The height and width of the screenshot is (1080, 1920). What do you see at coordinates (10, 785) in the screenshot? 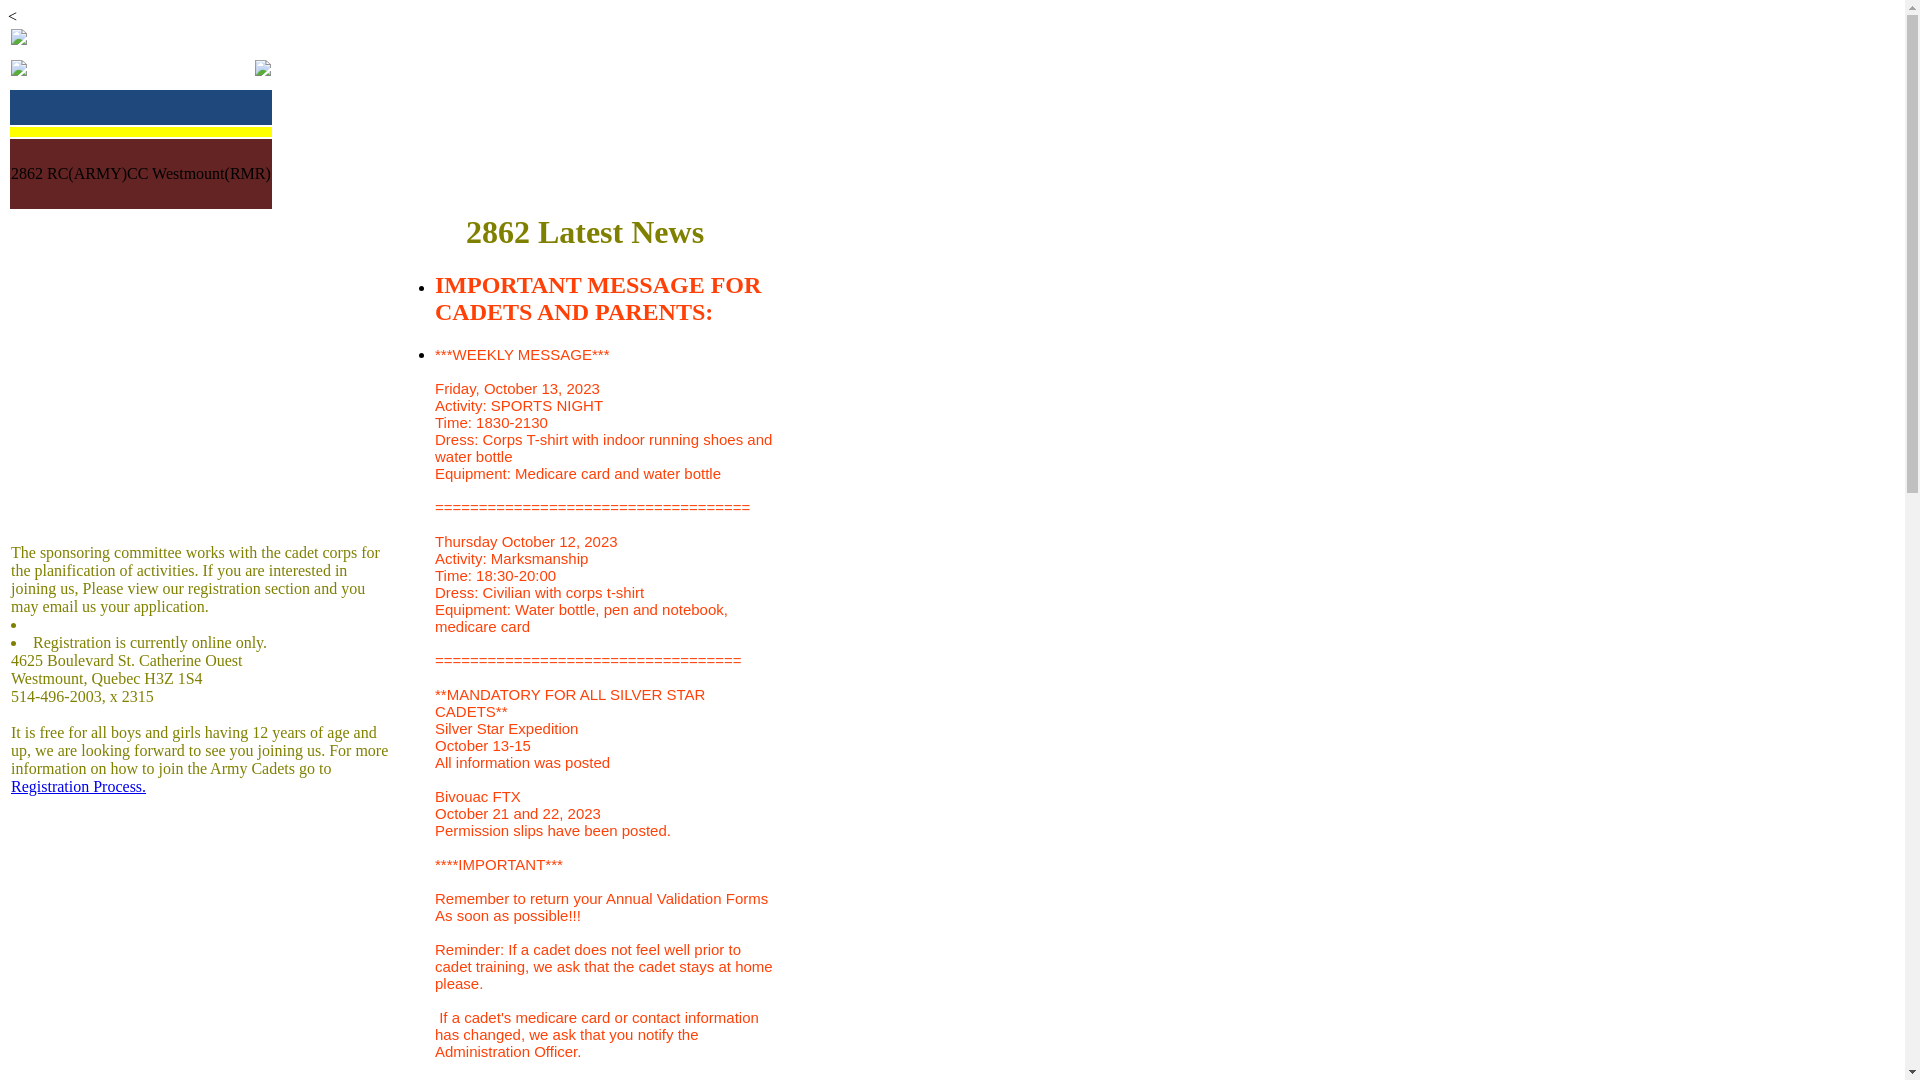
I see `'Registration Process.'` at bounding box center [10, 785].